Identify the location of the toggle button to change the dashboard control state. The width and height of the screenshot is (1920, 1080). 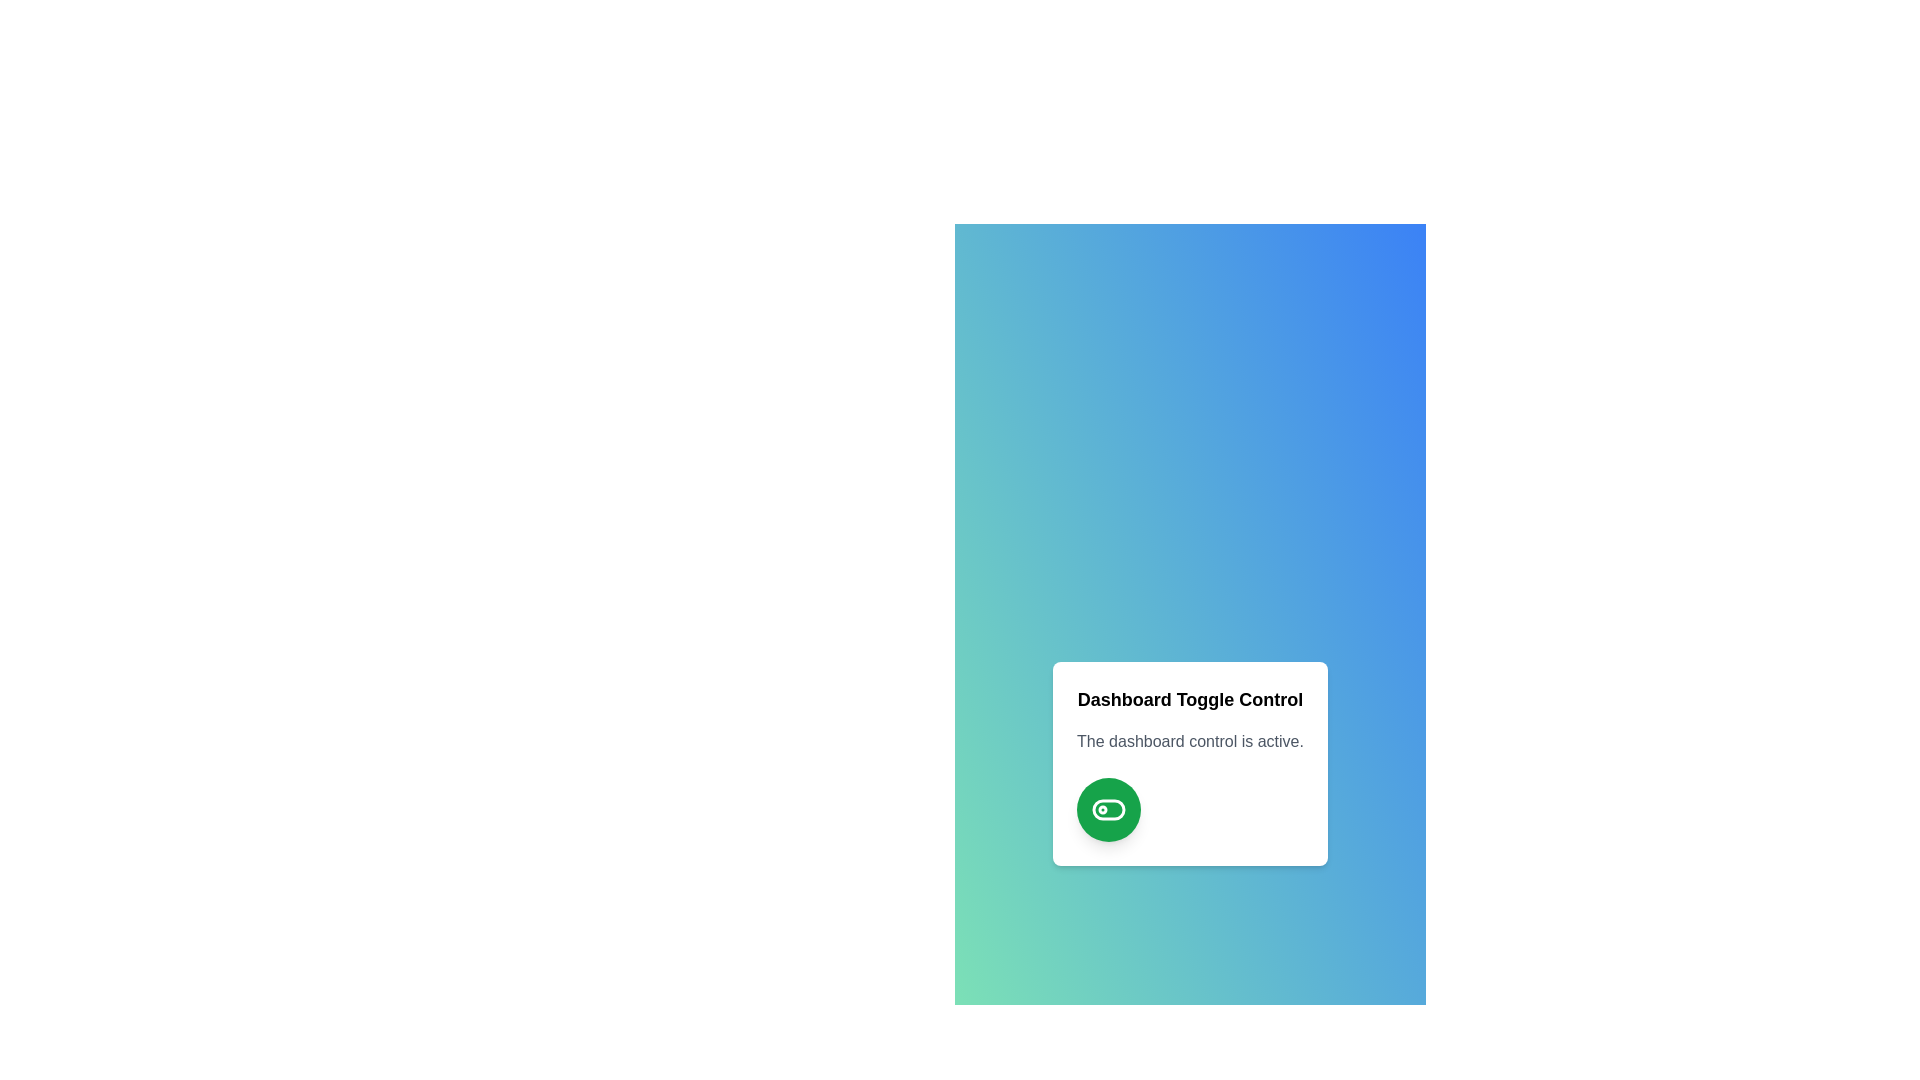
(1108, 810).